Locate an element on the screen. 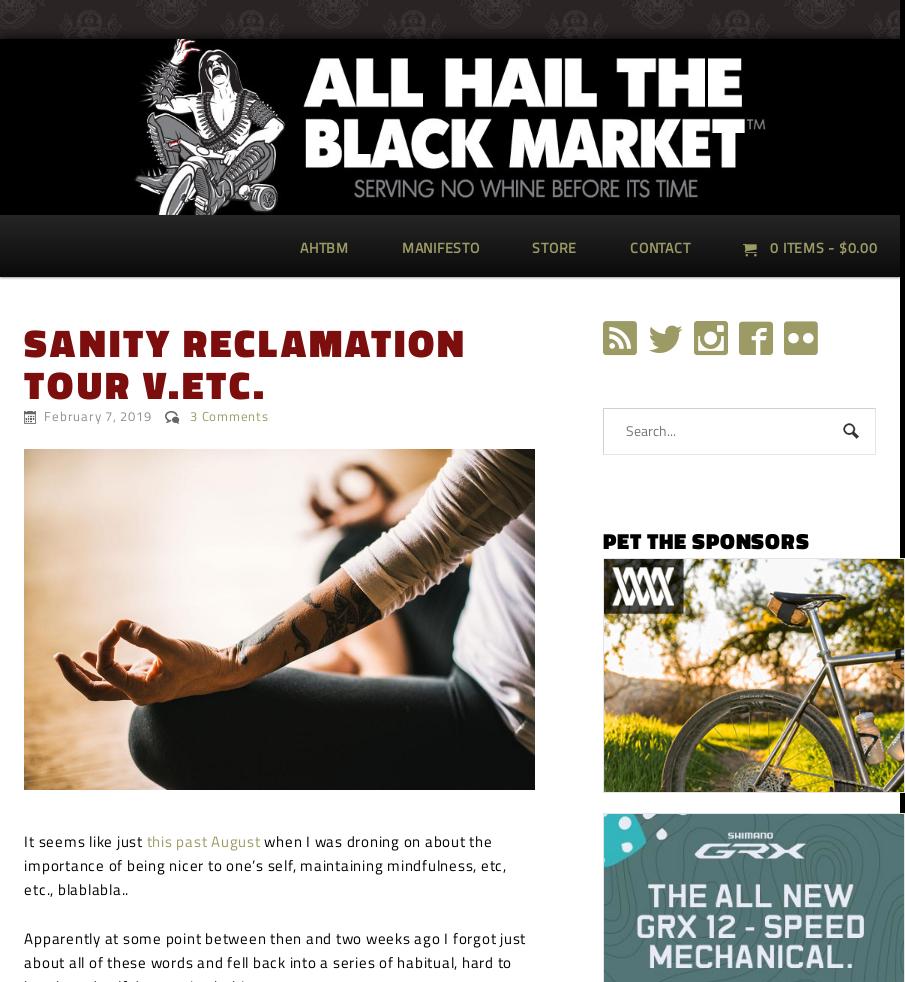 The image size is (905, 982). '0 items -' is located at coordinates (765, 246).